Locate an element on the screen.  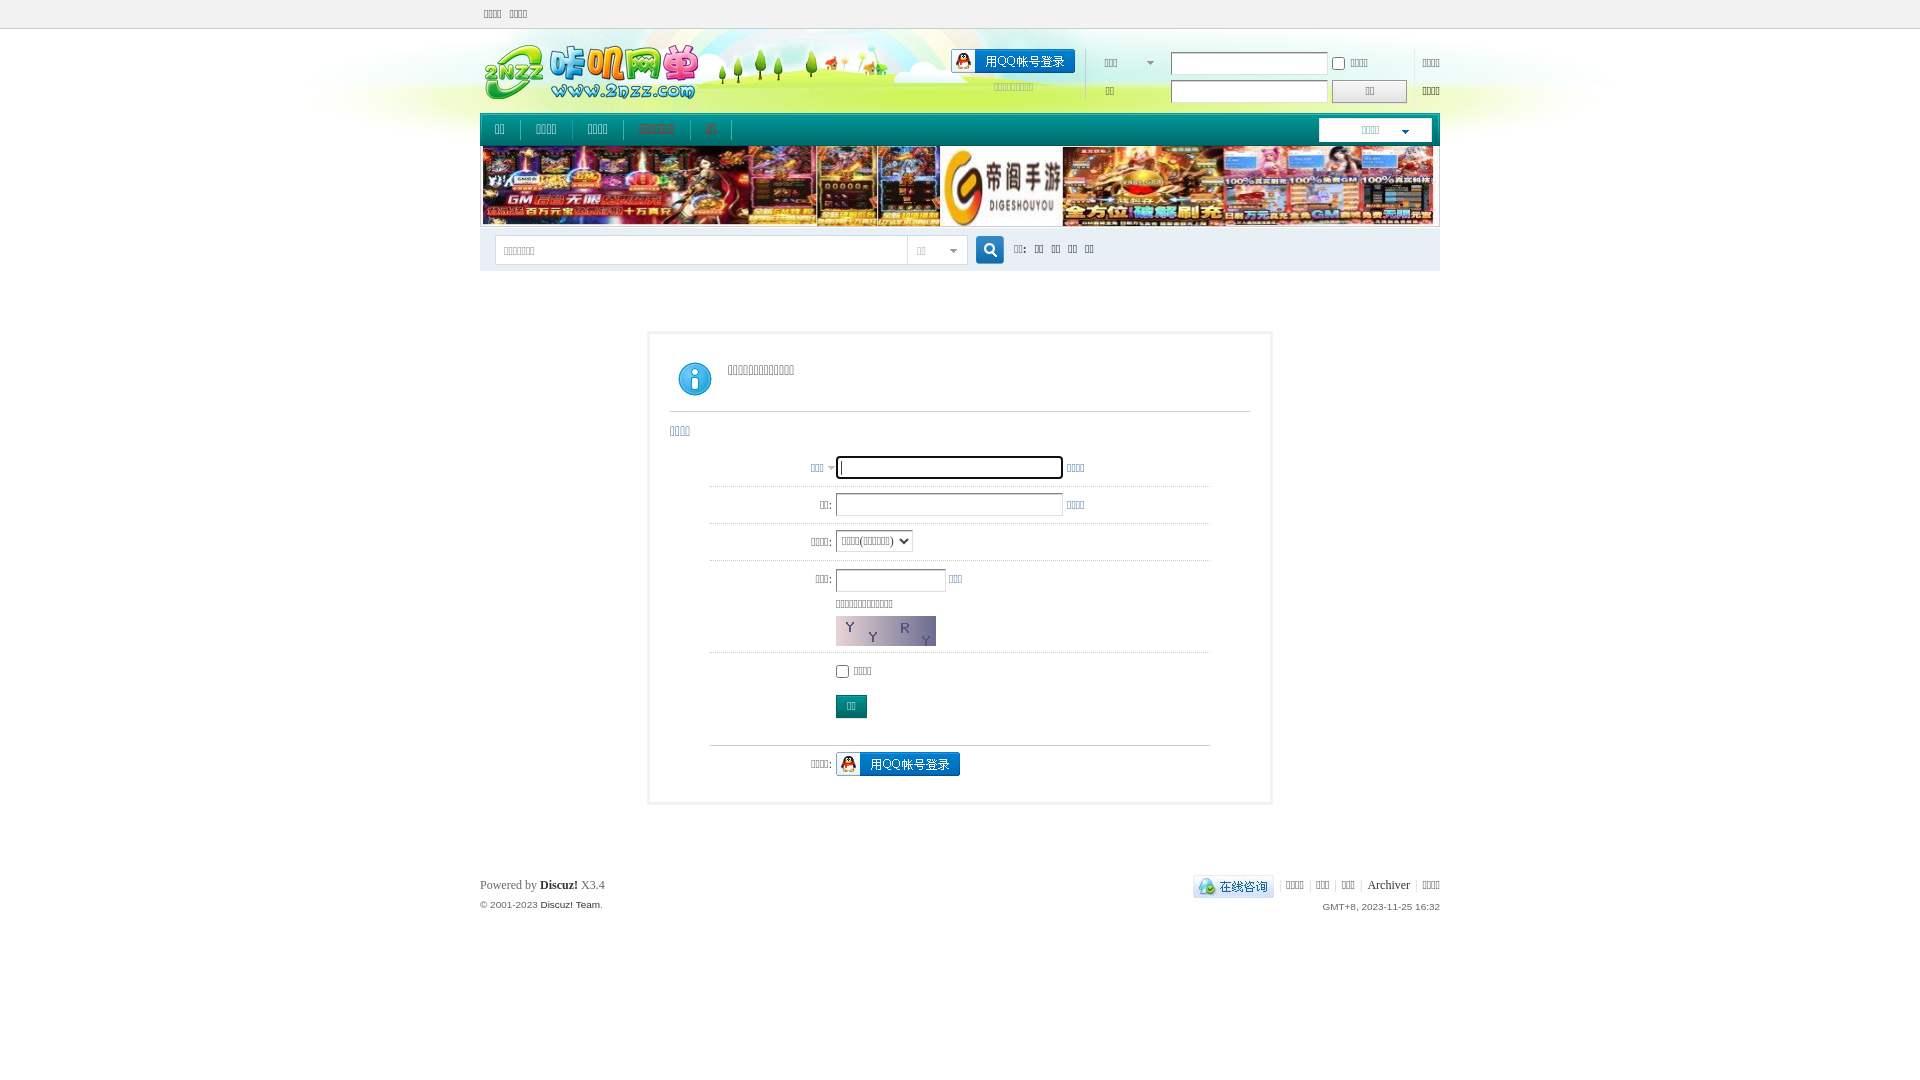
'Discuz!' is located at coordinates (558, 883).